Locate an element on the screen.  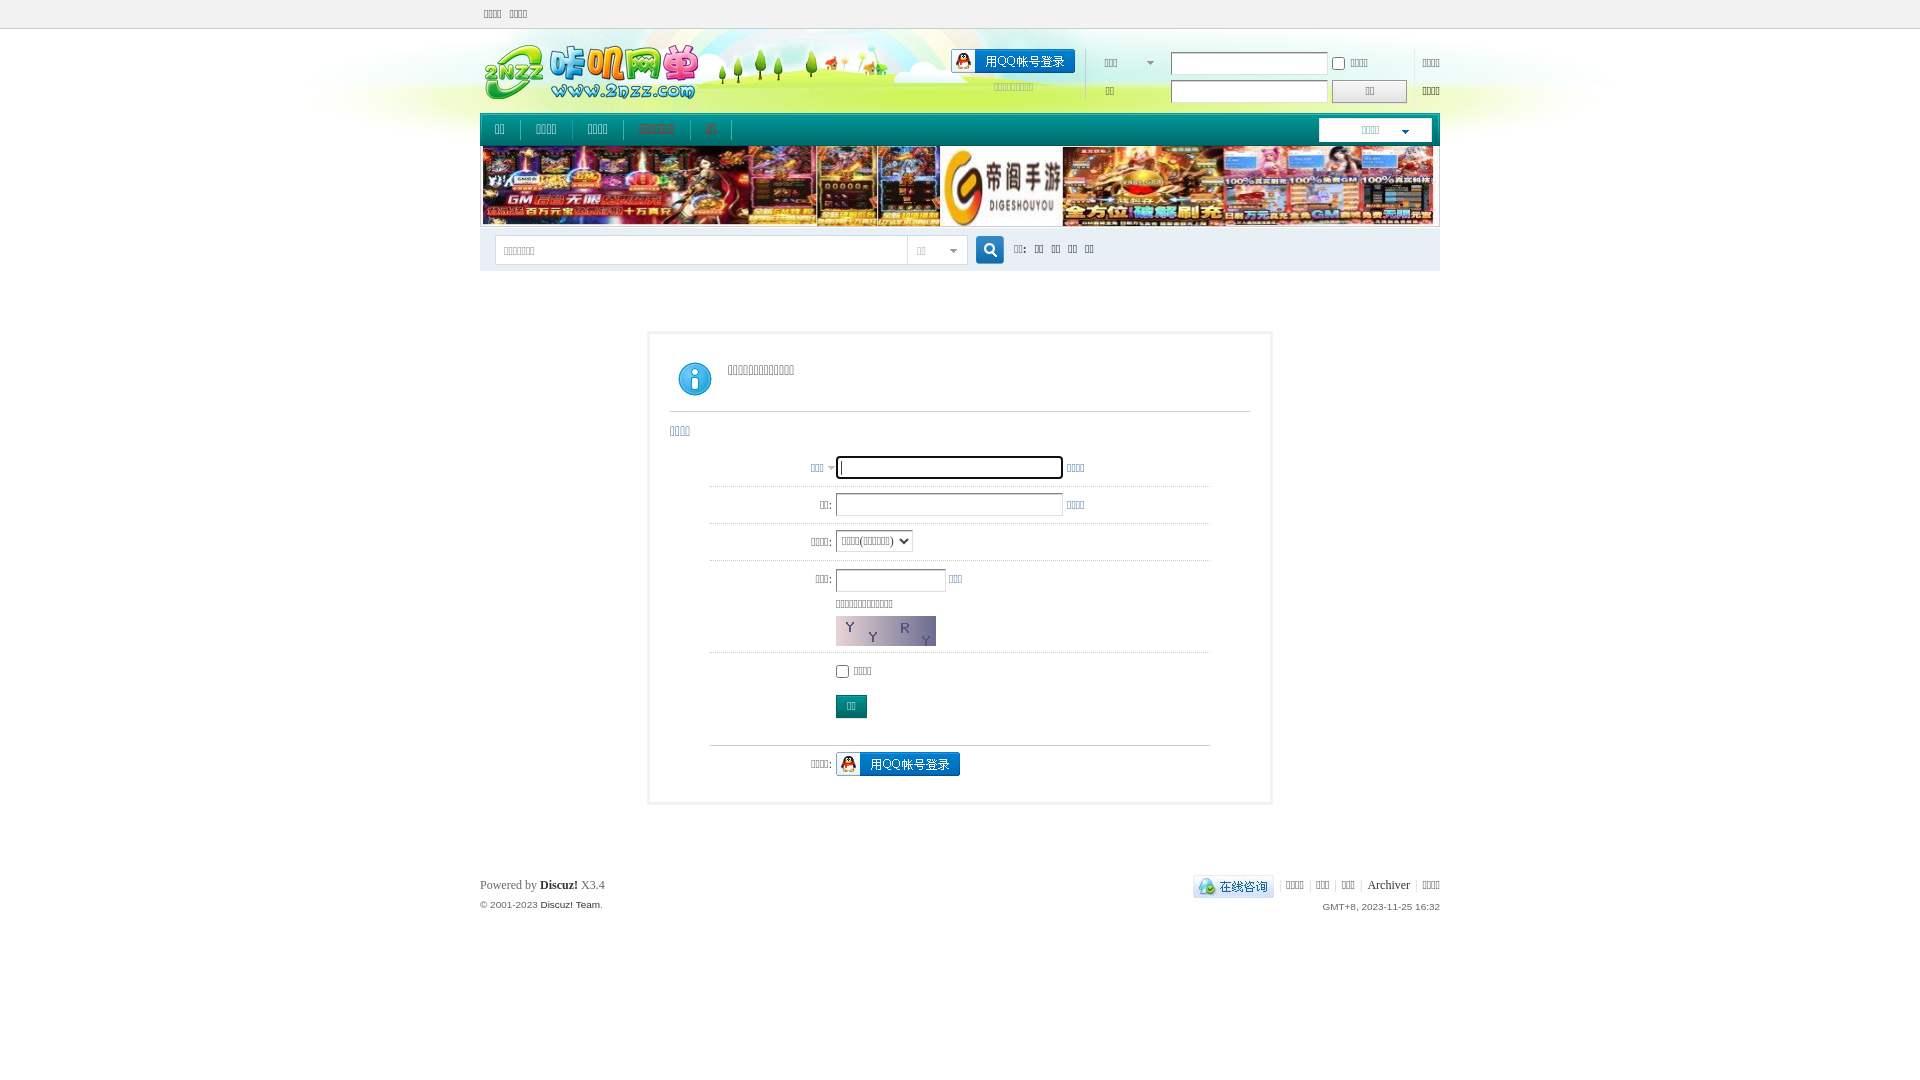
'Discuz!' is located at coordinates (558, 883).